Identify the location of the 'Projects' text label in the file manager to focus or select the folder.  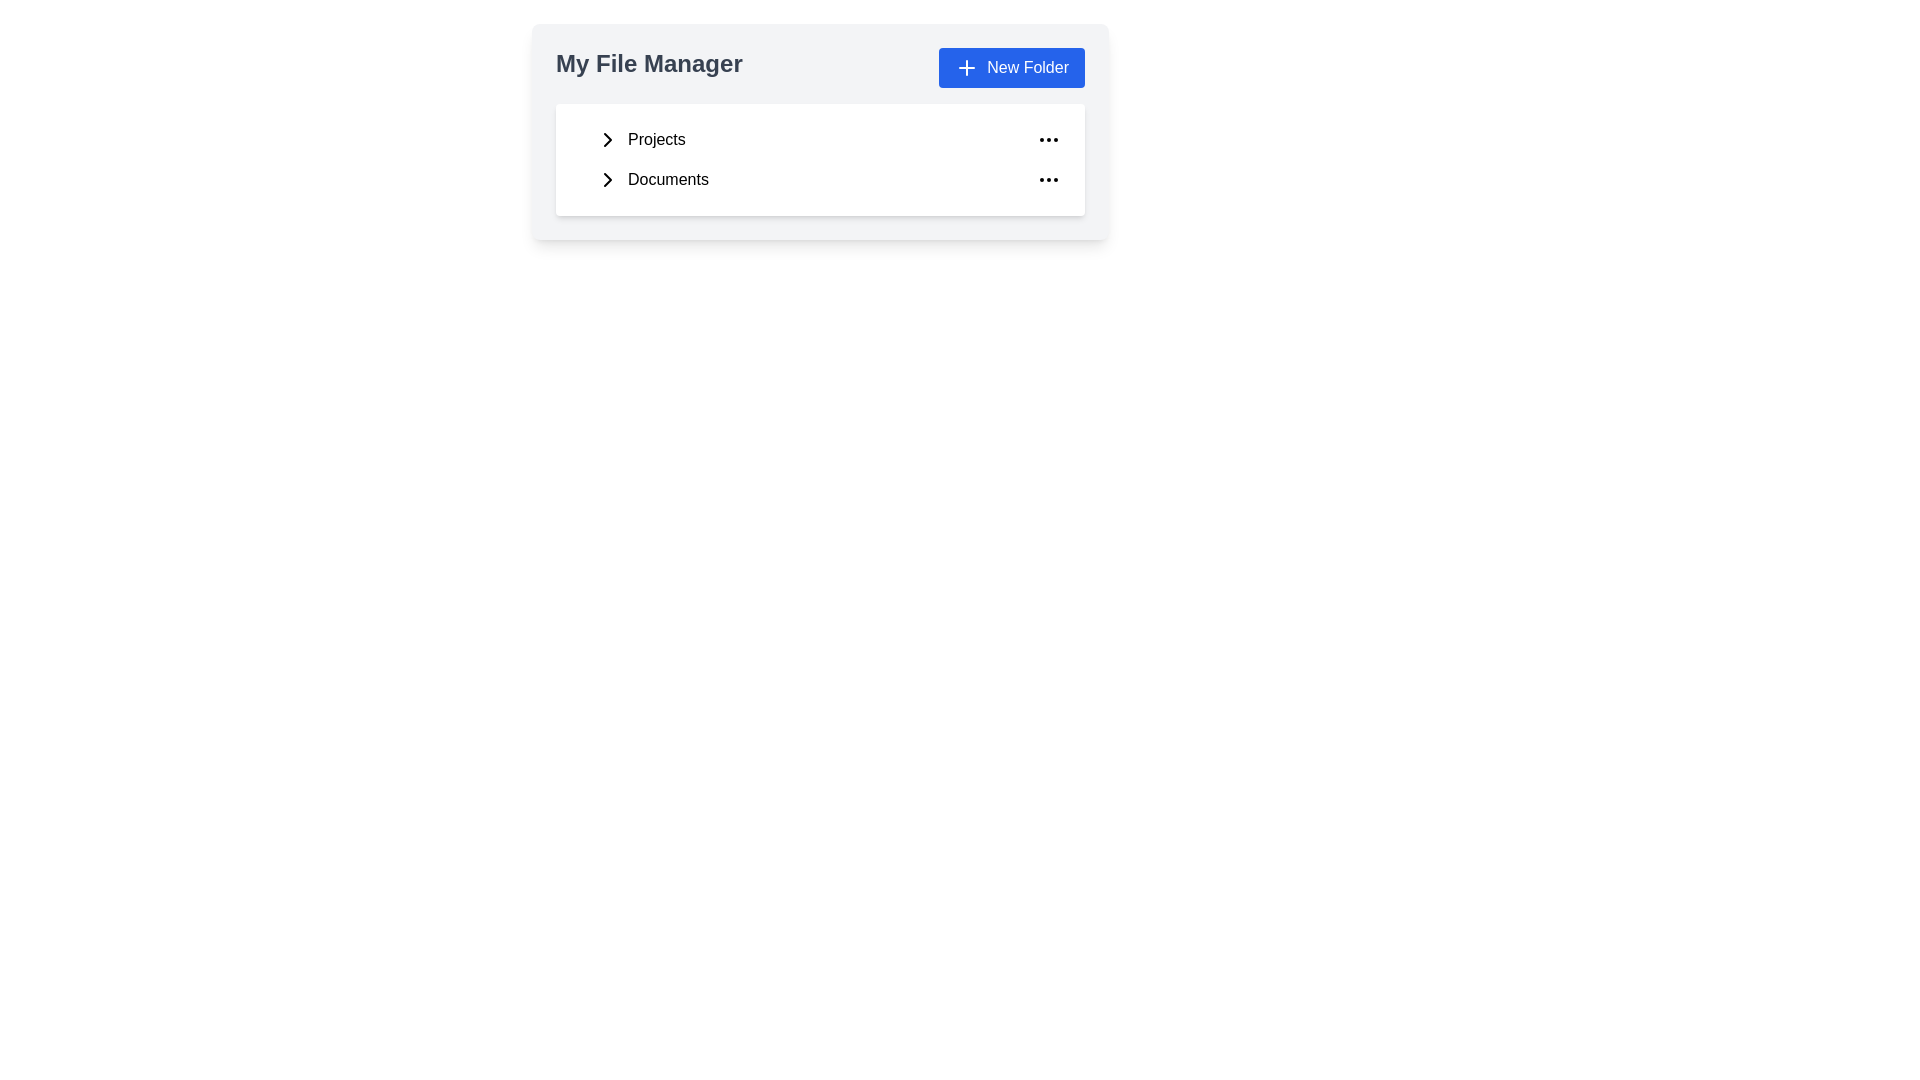
(656, 138).